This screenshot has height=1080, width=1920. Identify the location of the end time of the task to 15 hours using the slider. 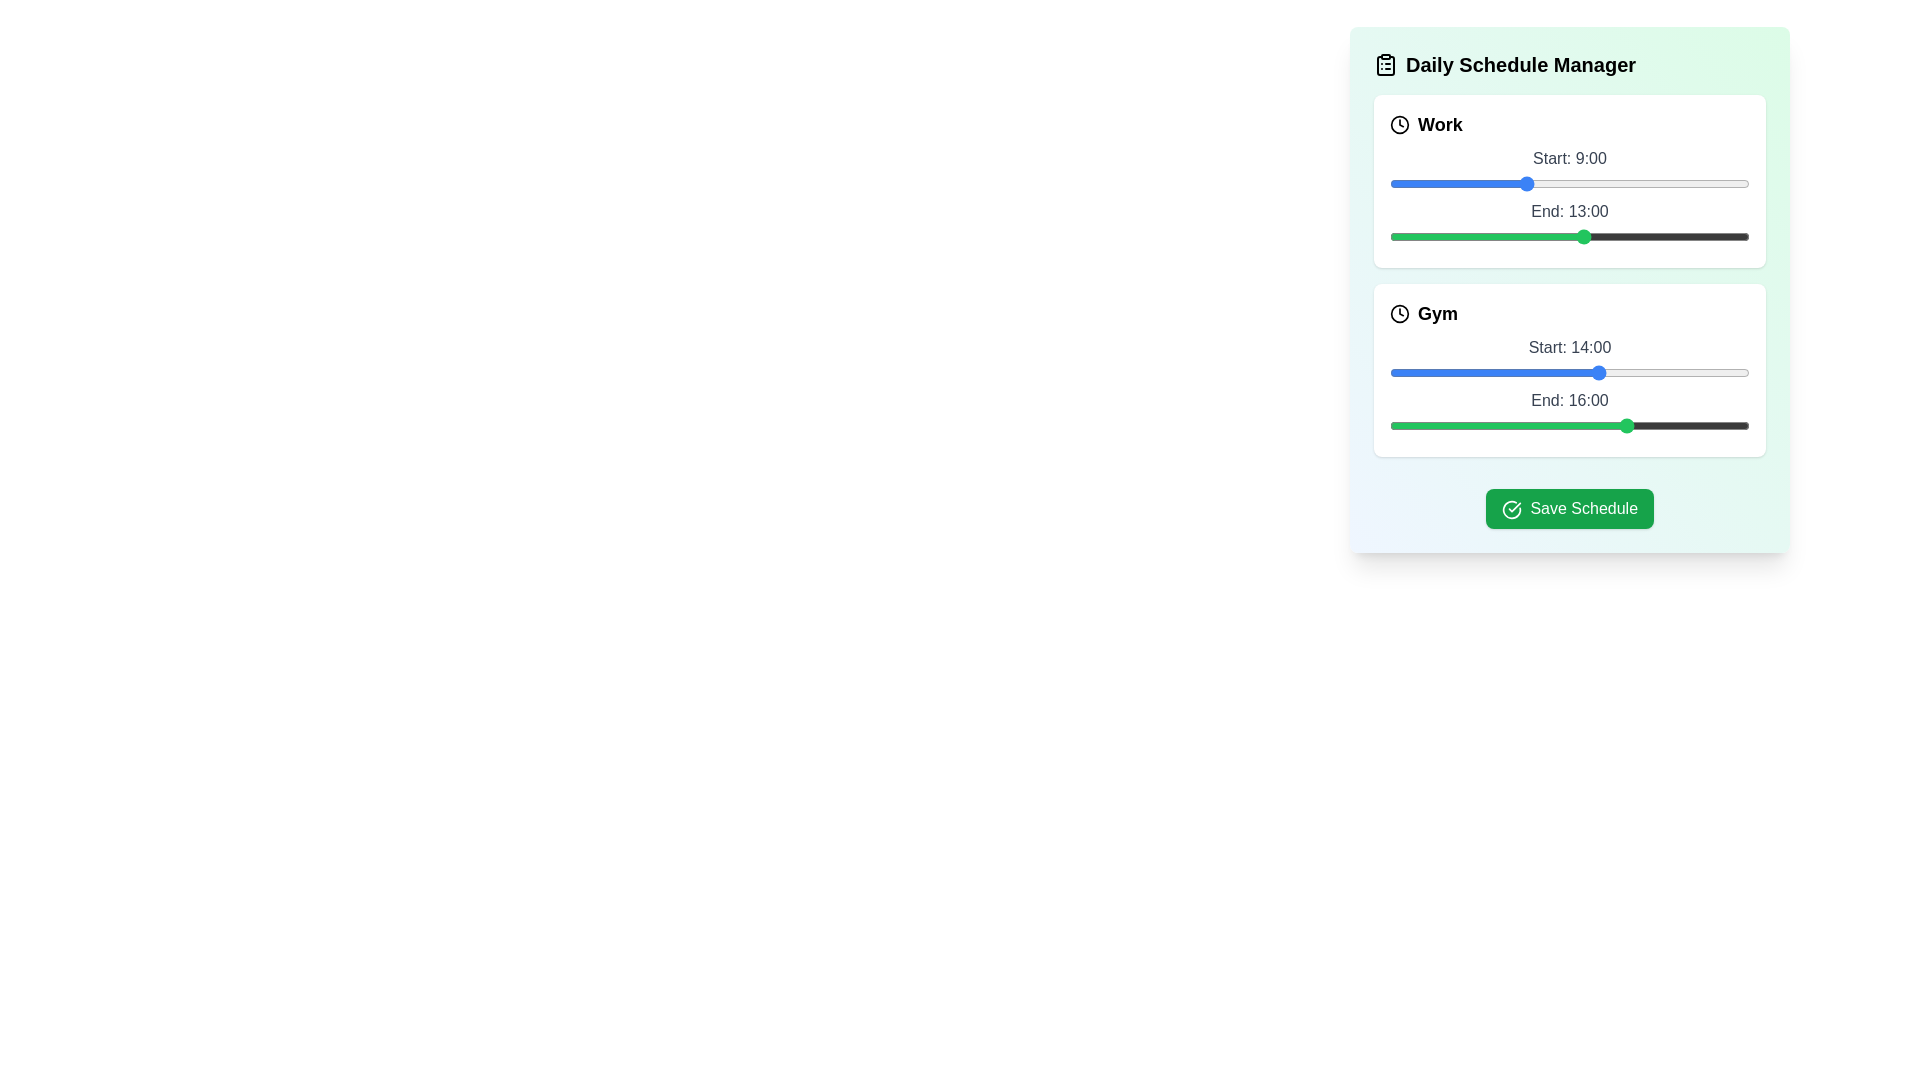
(1614, 235).